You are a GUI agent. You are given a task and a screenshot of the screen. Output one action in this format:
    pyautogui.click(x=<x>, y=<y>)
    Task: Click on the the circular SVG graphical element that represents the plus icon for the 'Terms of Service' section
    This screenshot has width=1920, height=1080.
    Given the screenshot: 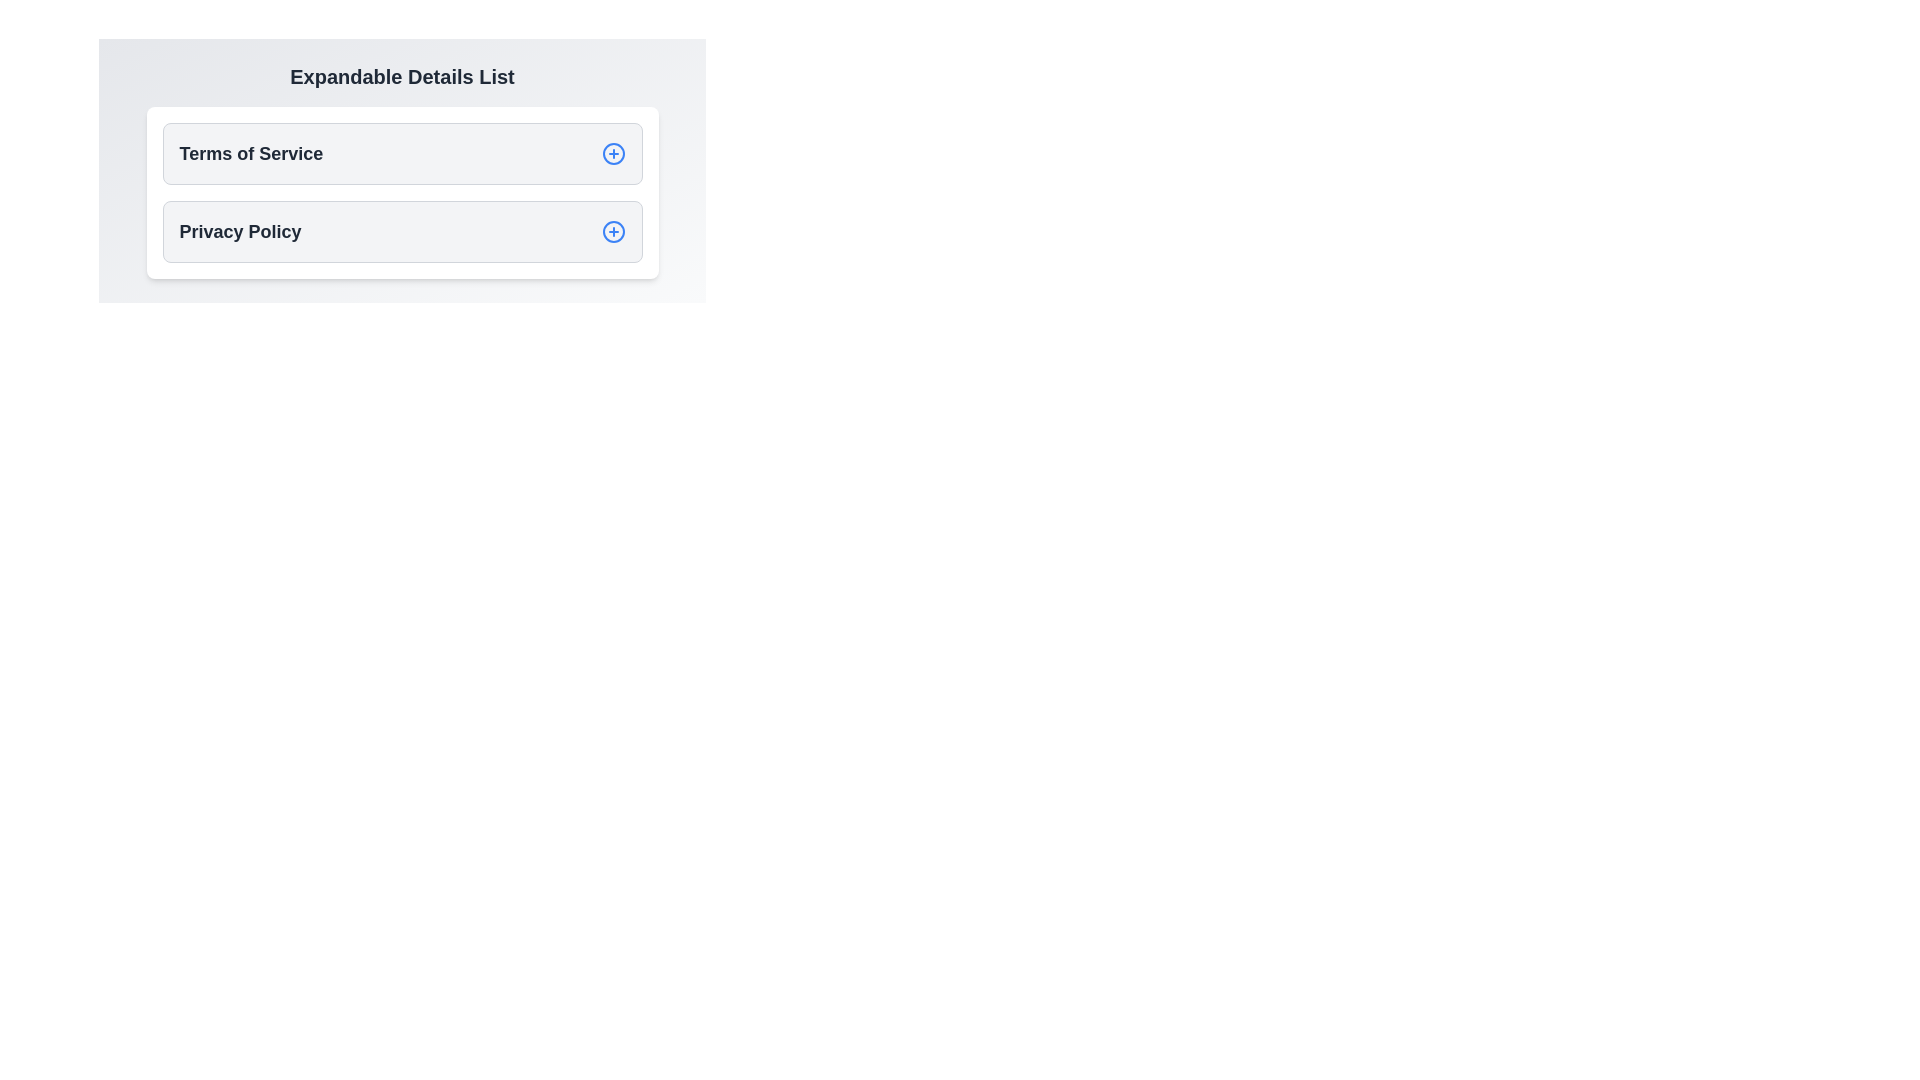 What is the action you would take?
    pyautogui.click(x=612, y=153)
    